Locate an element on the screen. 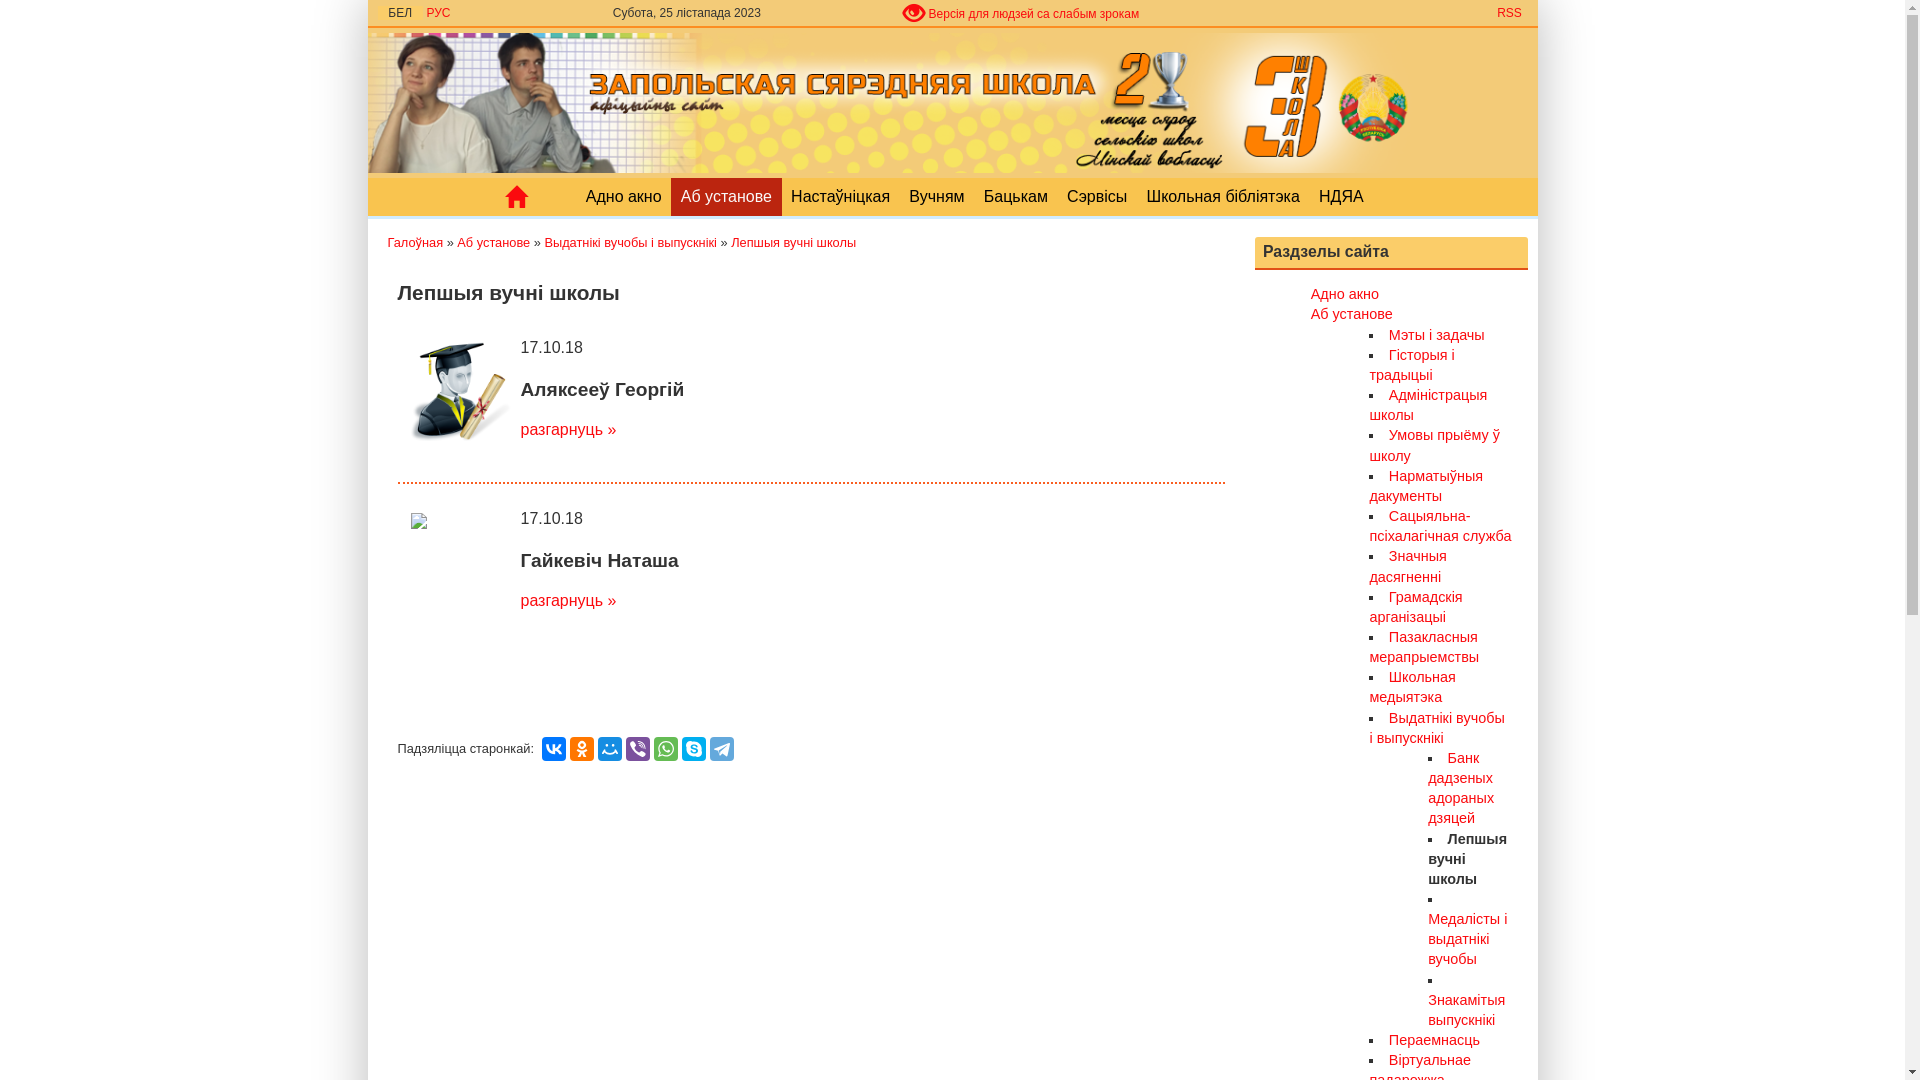 The image size is (1920, 1080). 'RSS' is located at coordinates (1508, 12).